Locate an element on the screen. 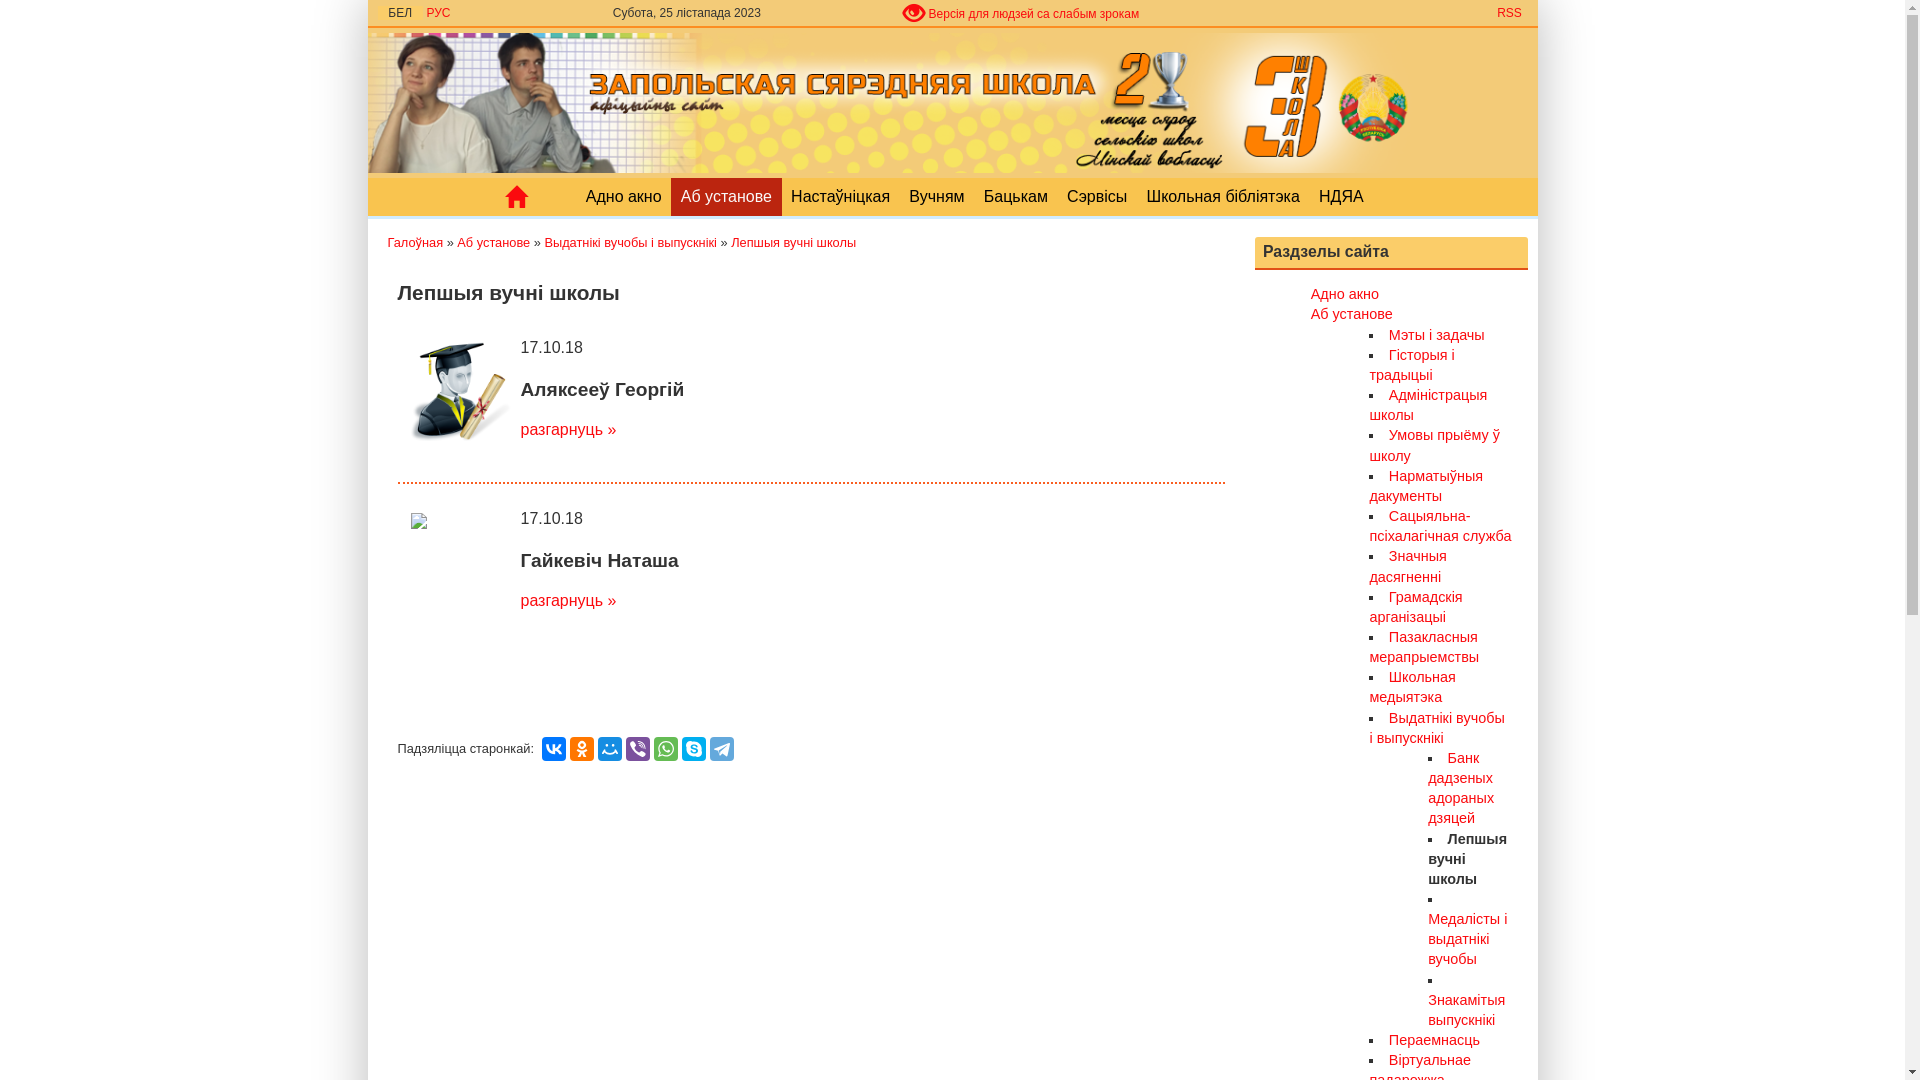 The image size is (1920, 1080). 'RSS' is located at coordinates (1508, 12).